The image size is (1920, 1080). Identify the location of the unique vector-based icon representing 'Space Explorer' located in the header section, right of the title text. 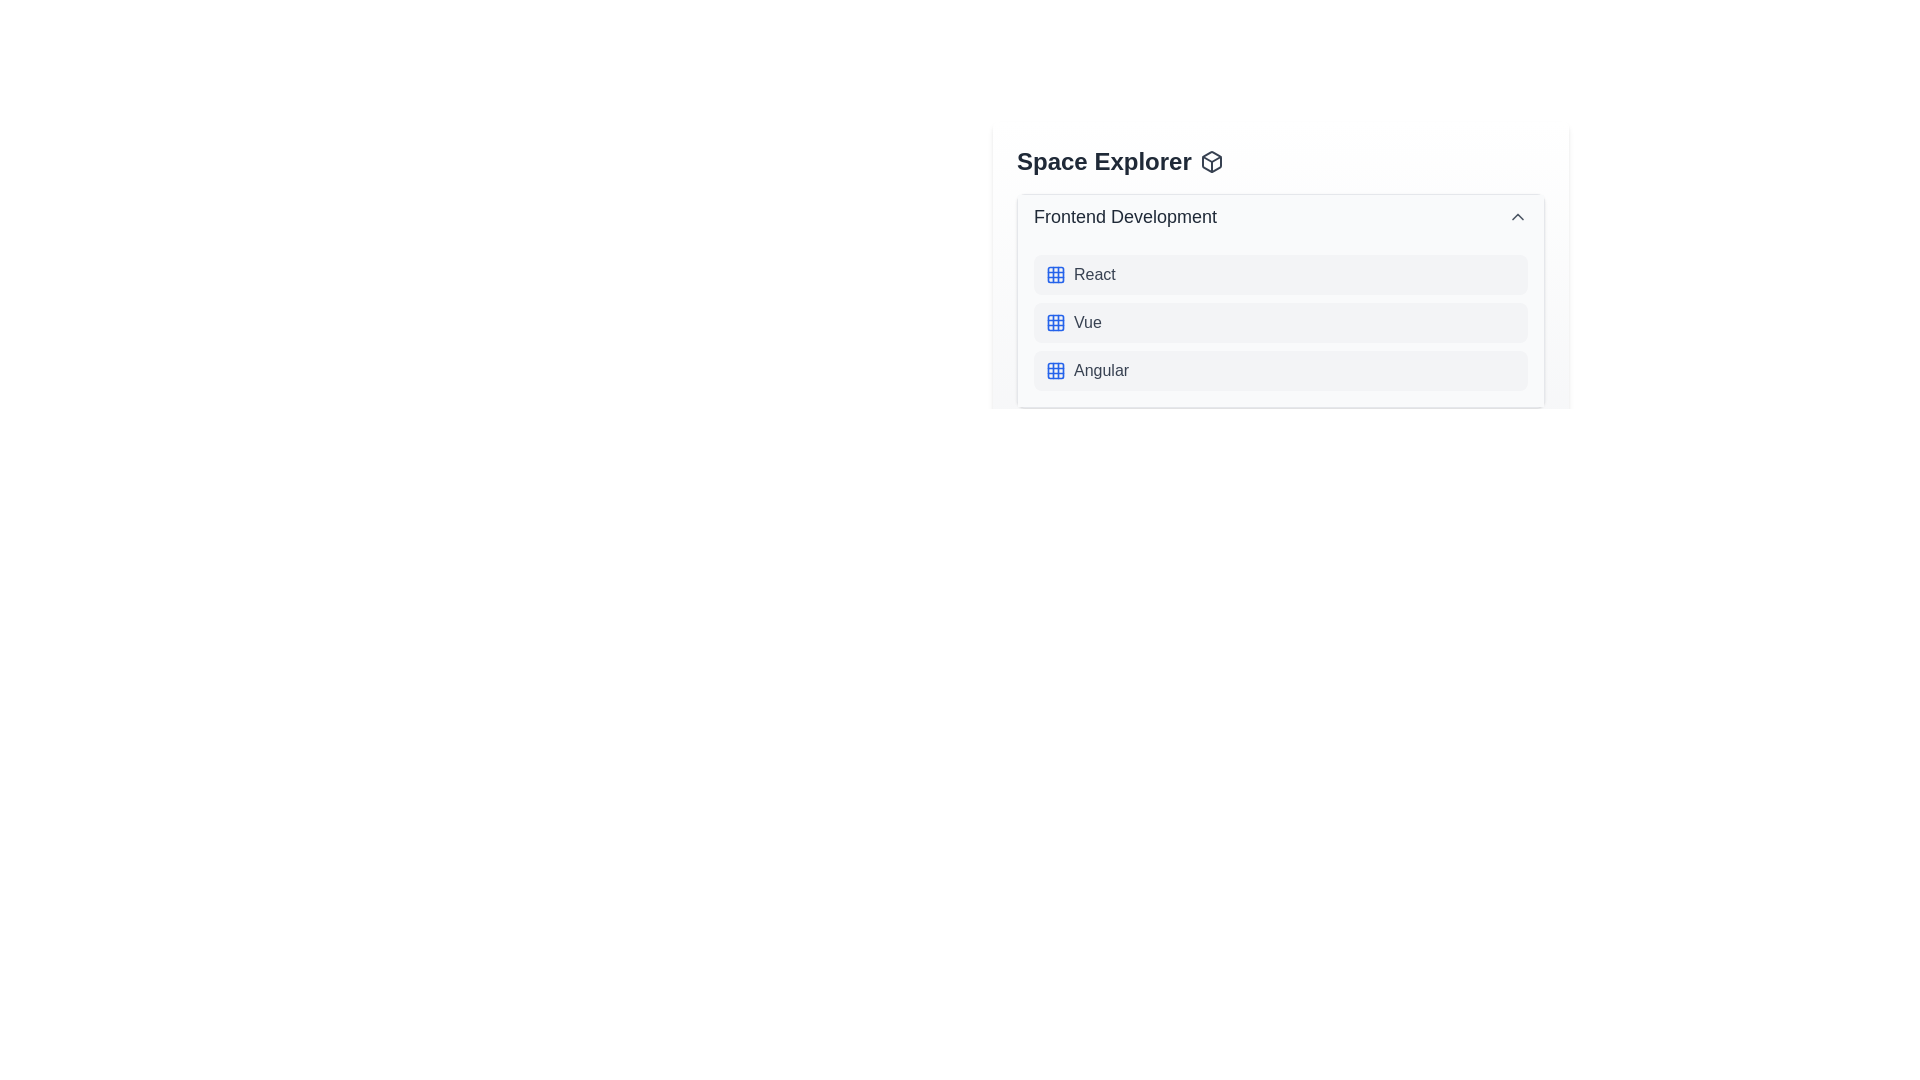
(1210, 161).